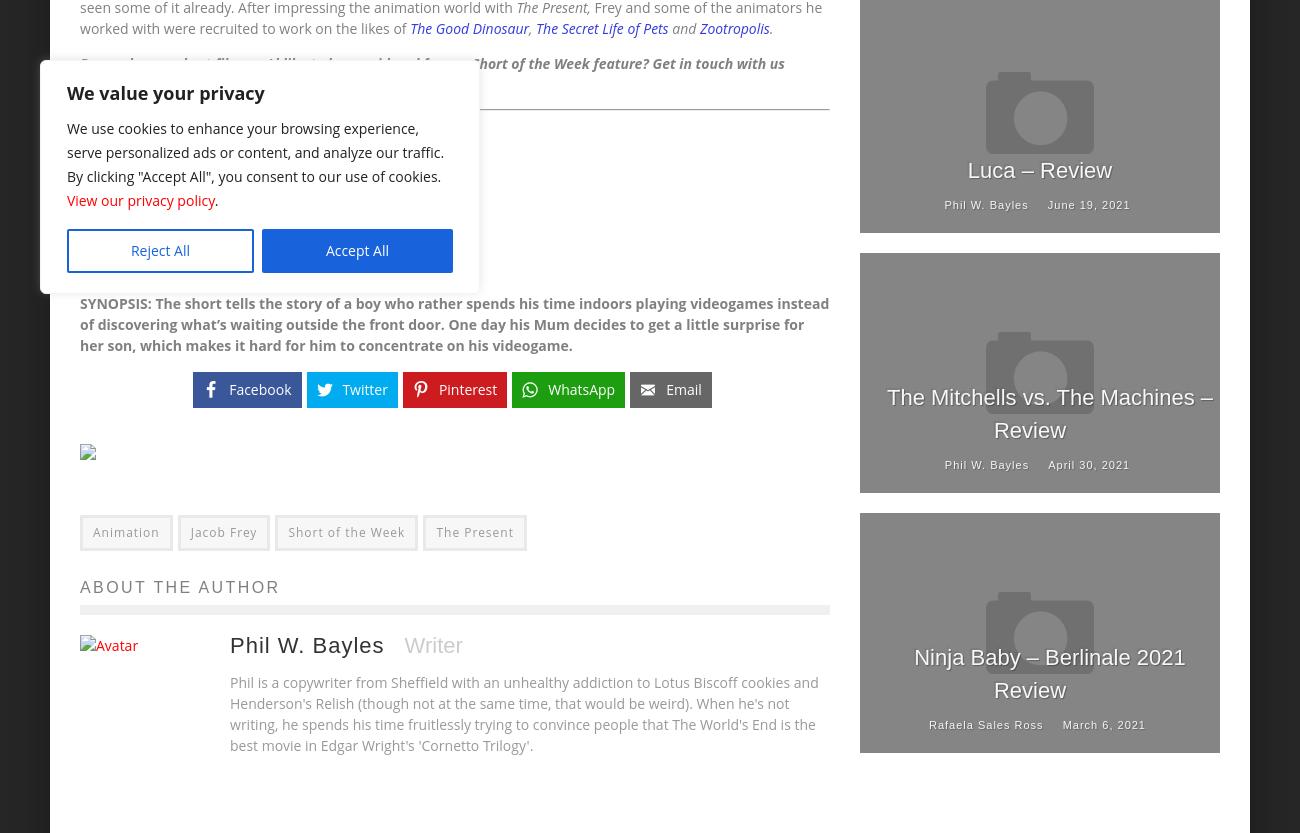 Image resolution: width=1300 pixels, height=833 pixels. What do you see at coordinates (473, 532) in the screenshot?
I see `'The Present'` at bounding box center [473, 532].